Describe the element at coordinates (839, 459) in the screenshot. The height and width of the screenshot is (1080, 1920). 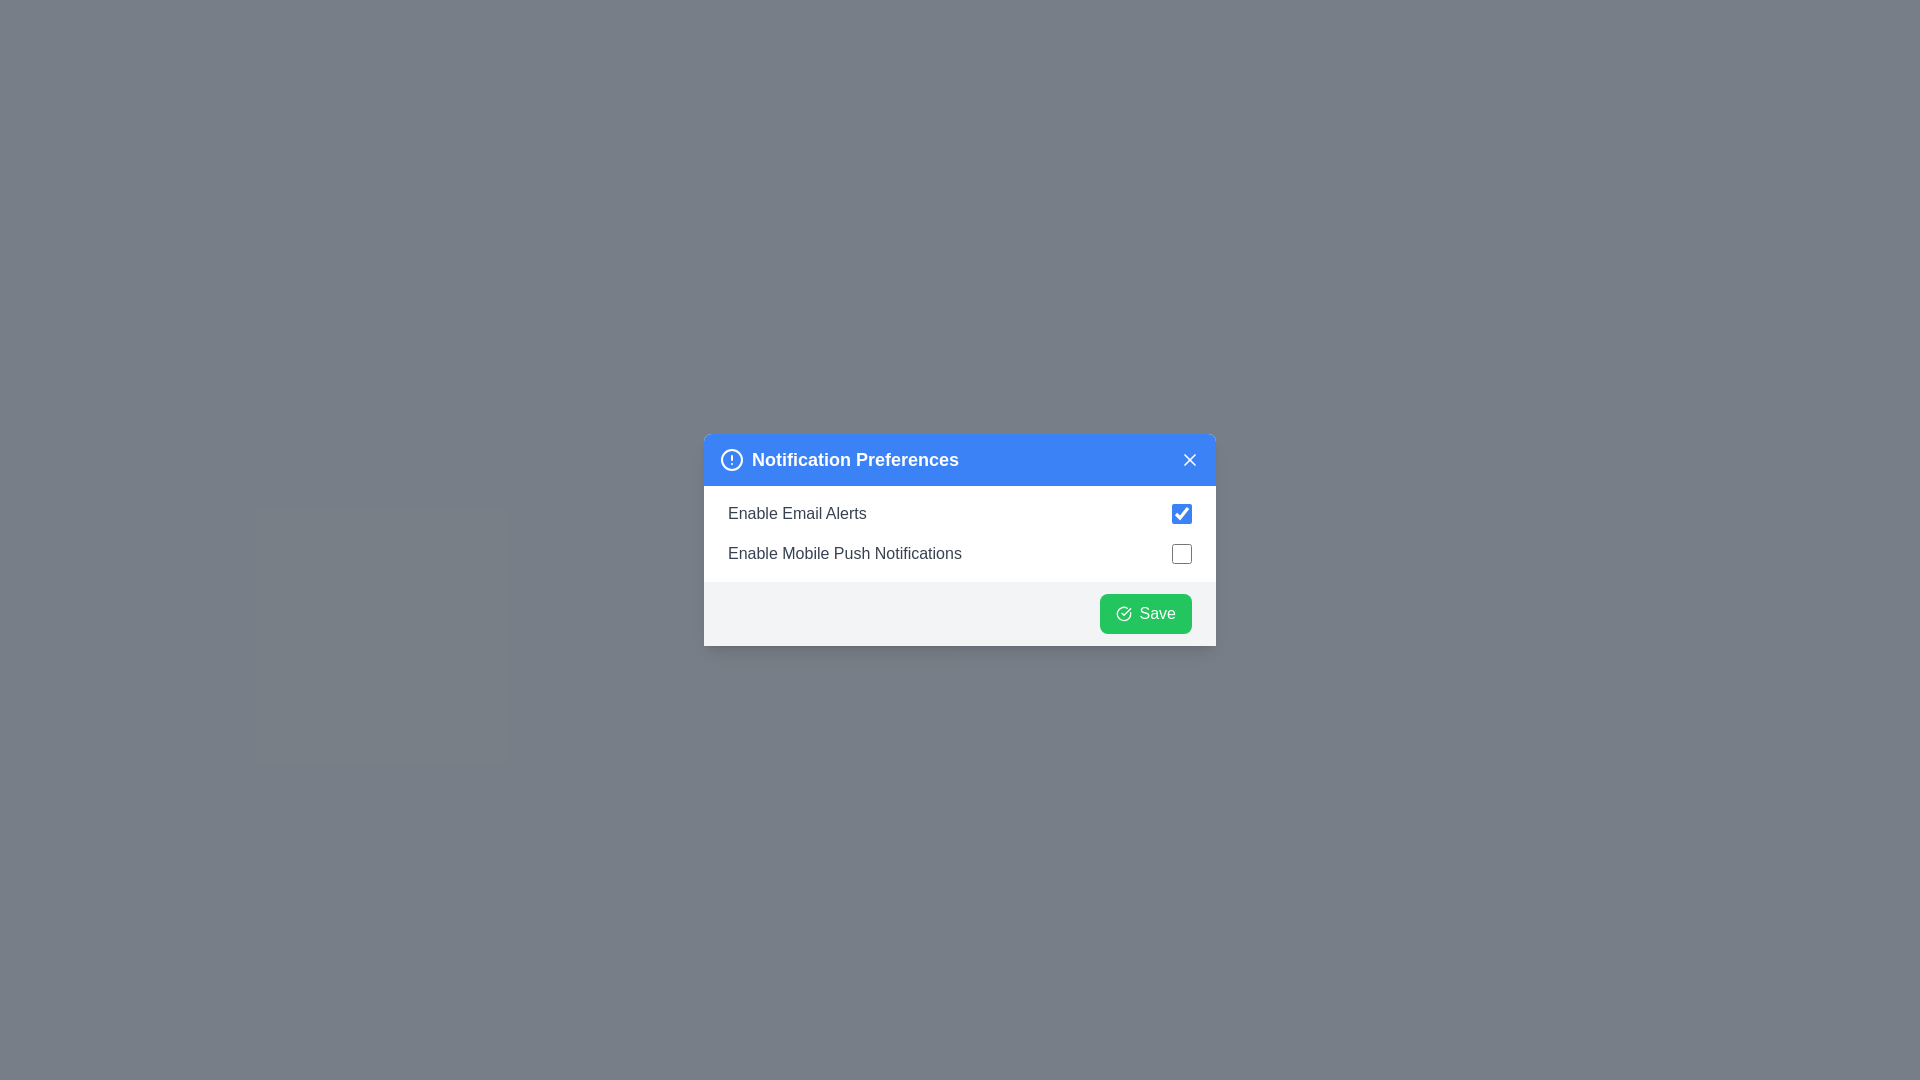
I see `the 'Notification Preferences' heading, which is styled with bold and large font size and accompanied by a circular icon with an exclamation mark to its left` at that location.